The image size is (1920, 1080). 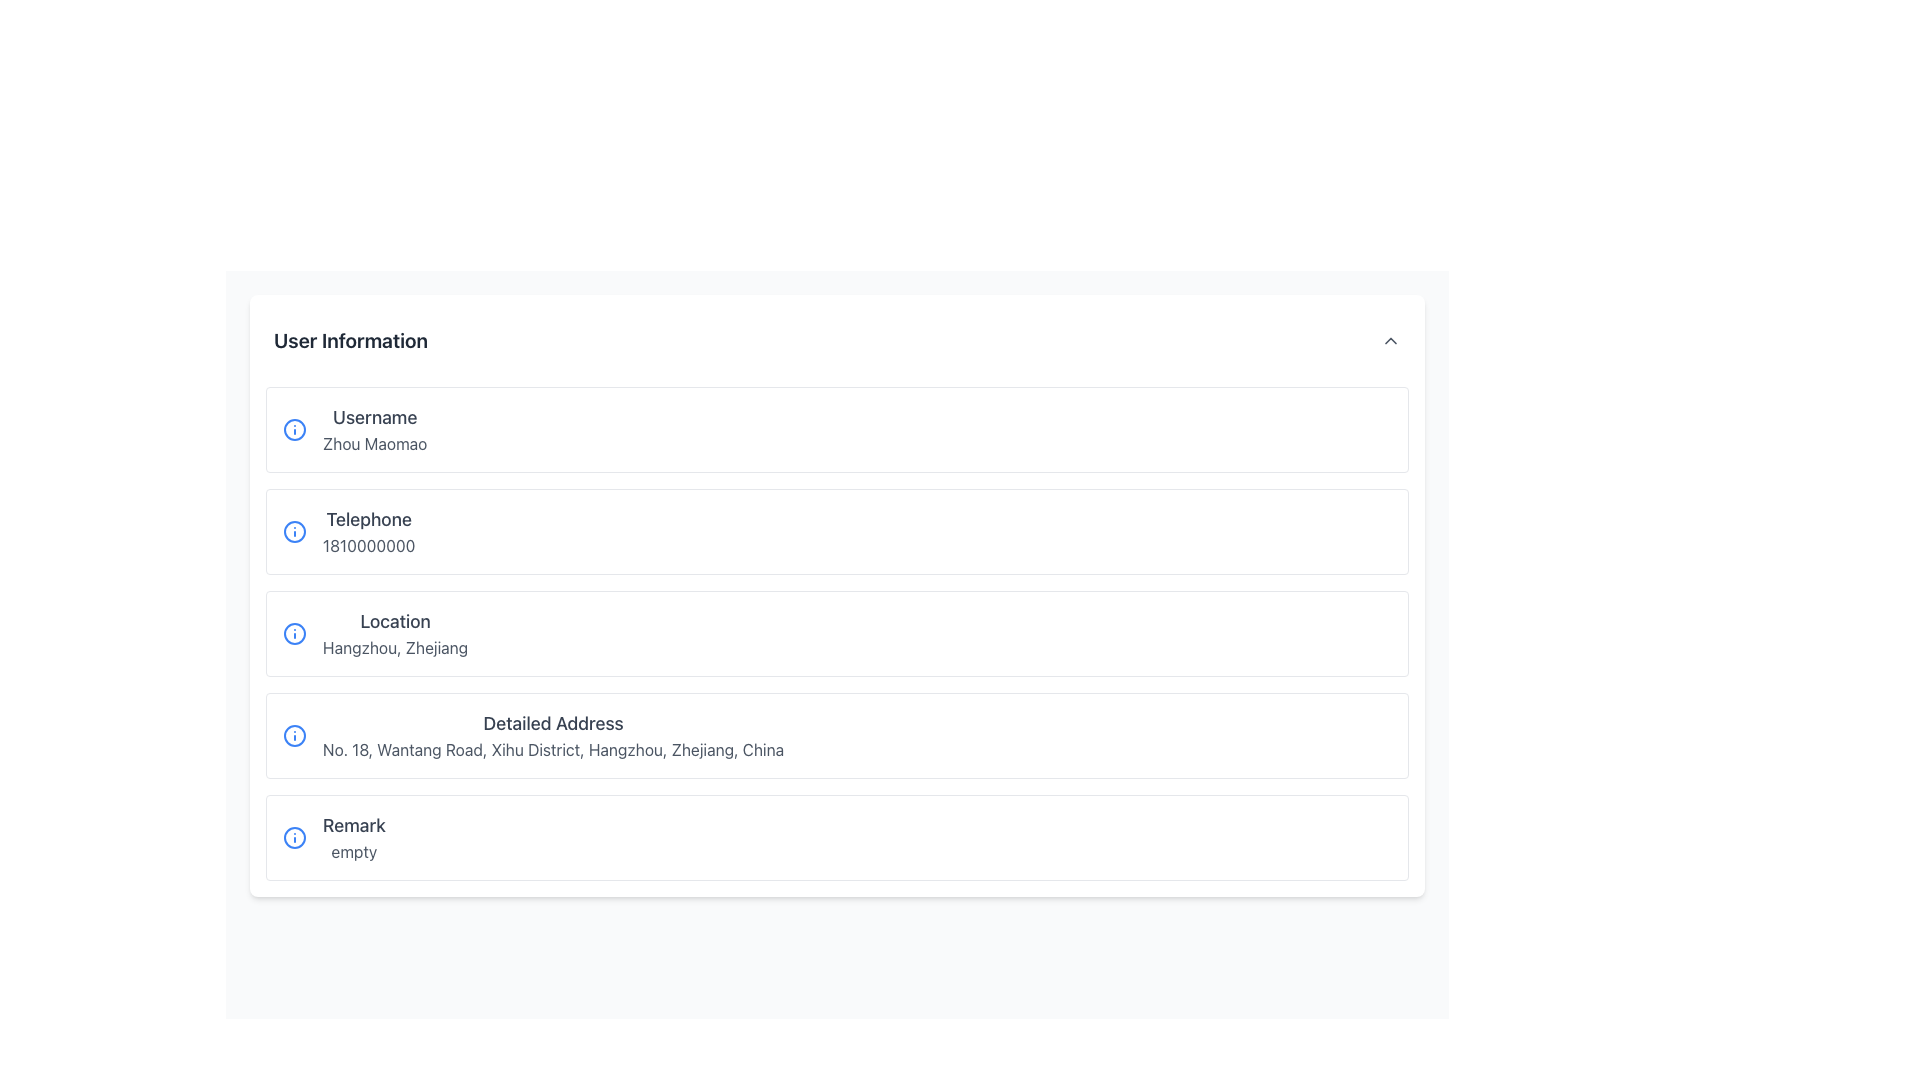 What do you see at coordinates (369, 519) in the screenshot?
I see `the 'Telephone' text label, which is a medium-sized, bold, gray font, positioned above the number '1810000000' in the user information section` at bounding box center [369, 519].